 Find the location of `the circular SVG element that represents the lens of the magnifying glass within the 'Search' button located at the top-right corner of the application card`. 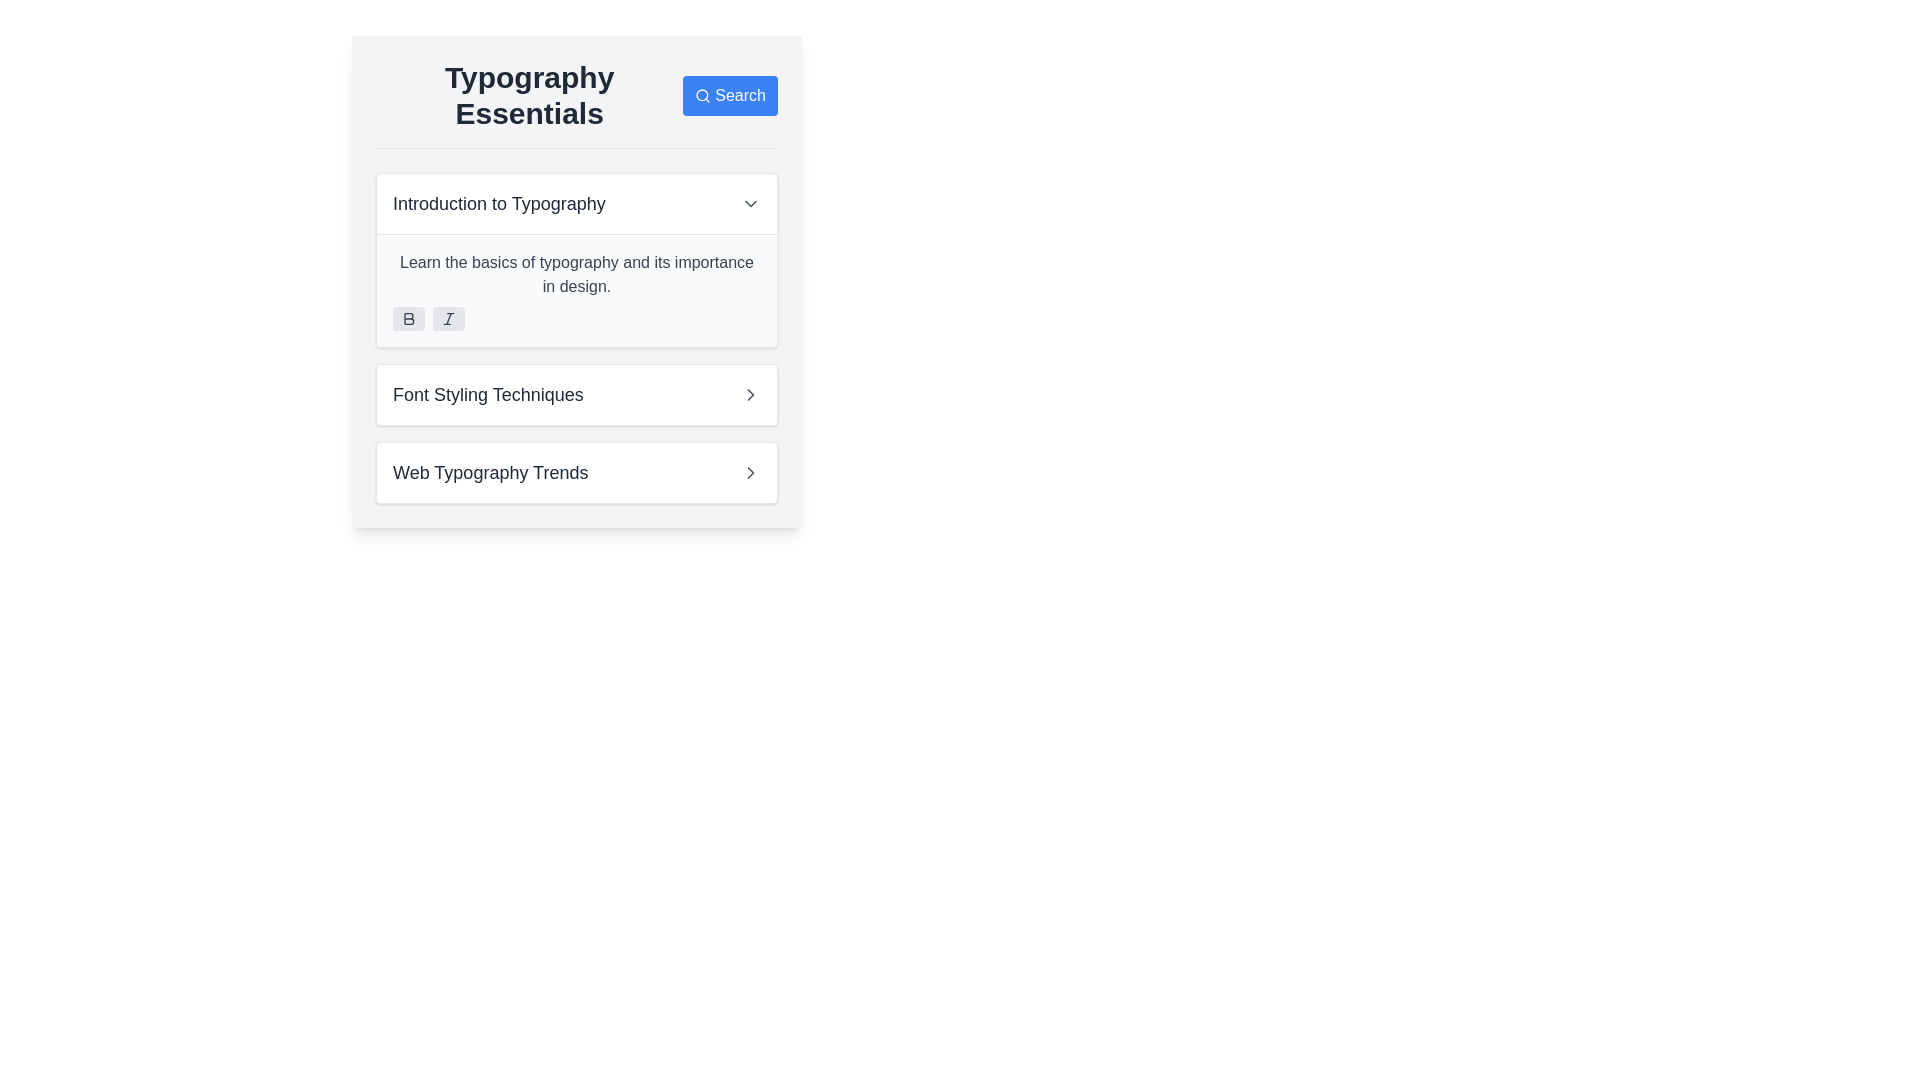

the circular SVG element that represents the lens of the magnifying glass within the 'Search' button located at the top-right corner of the application card is located at coordinates (702, 95).